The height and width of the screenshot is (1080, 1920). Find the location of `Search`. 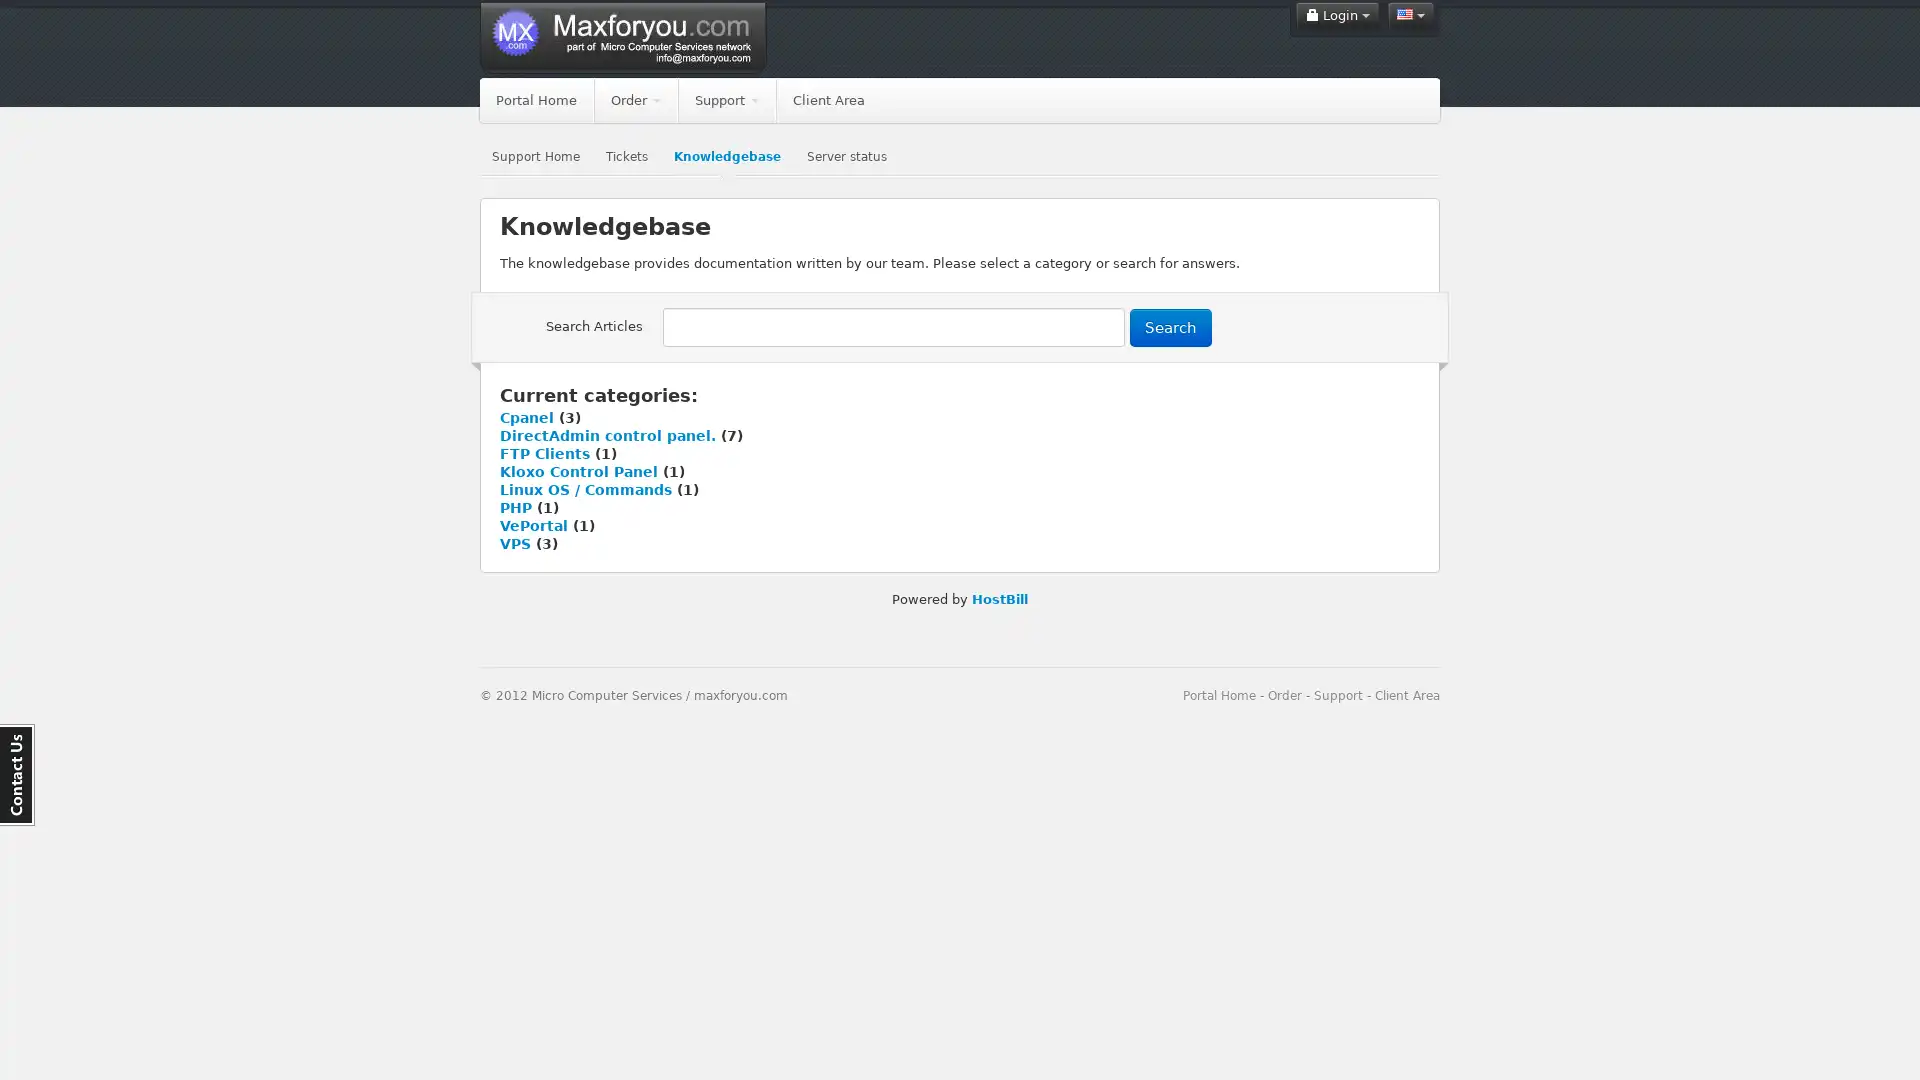

Search is located at coordinates (1171, 326).